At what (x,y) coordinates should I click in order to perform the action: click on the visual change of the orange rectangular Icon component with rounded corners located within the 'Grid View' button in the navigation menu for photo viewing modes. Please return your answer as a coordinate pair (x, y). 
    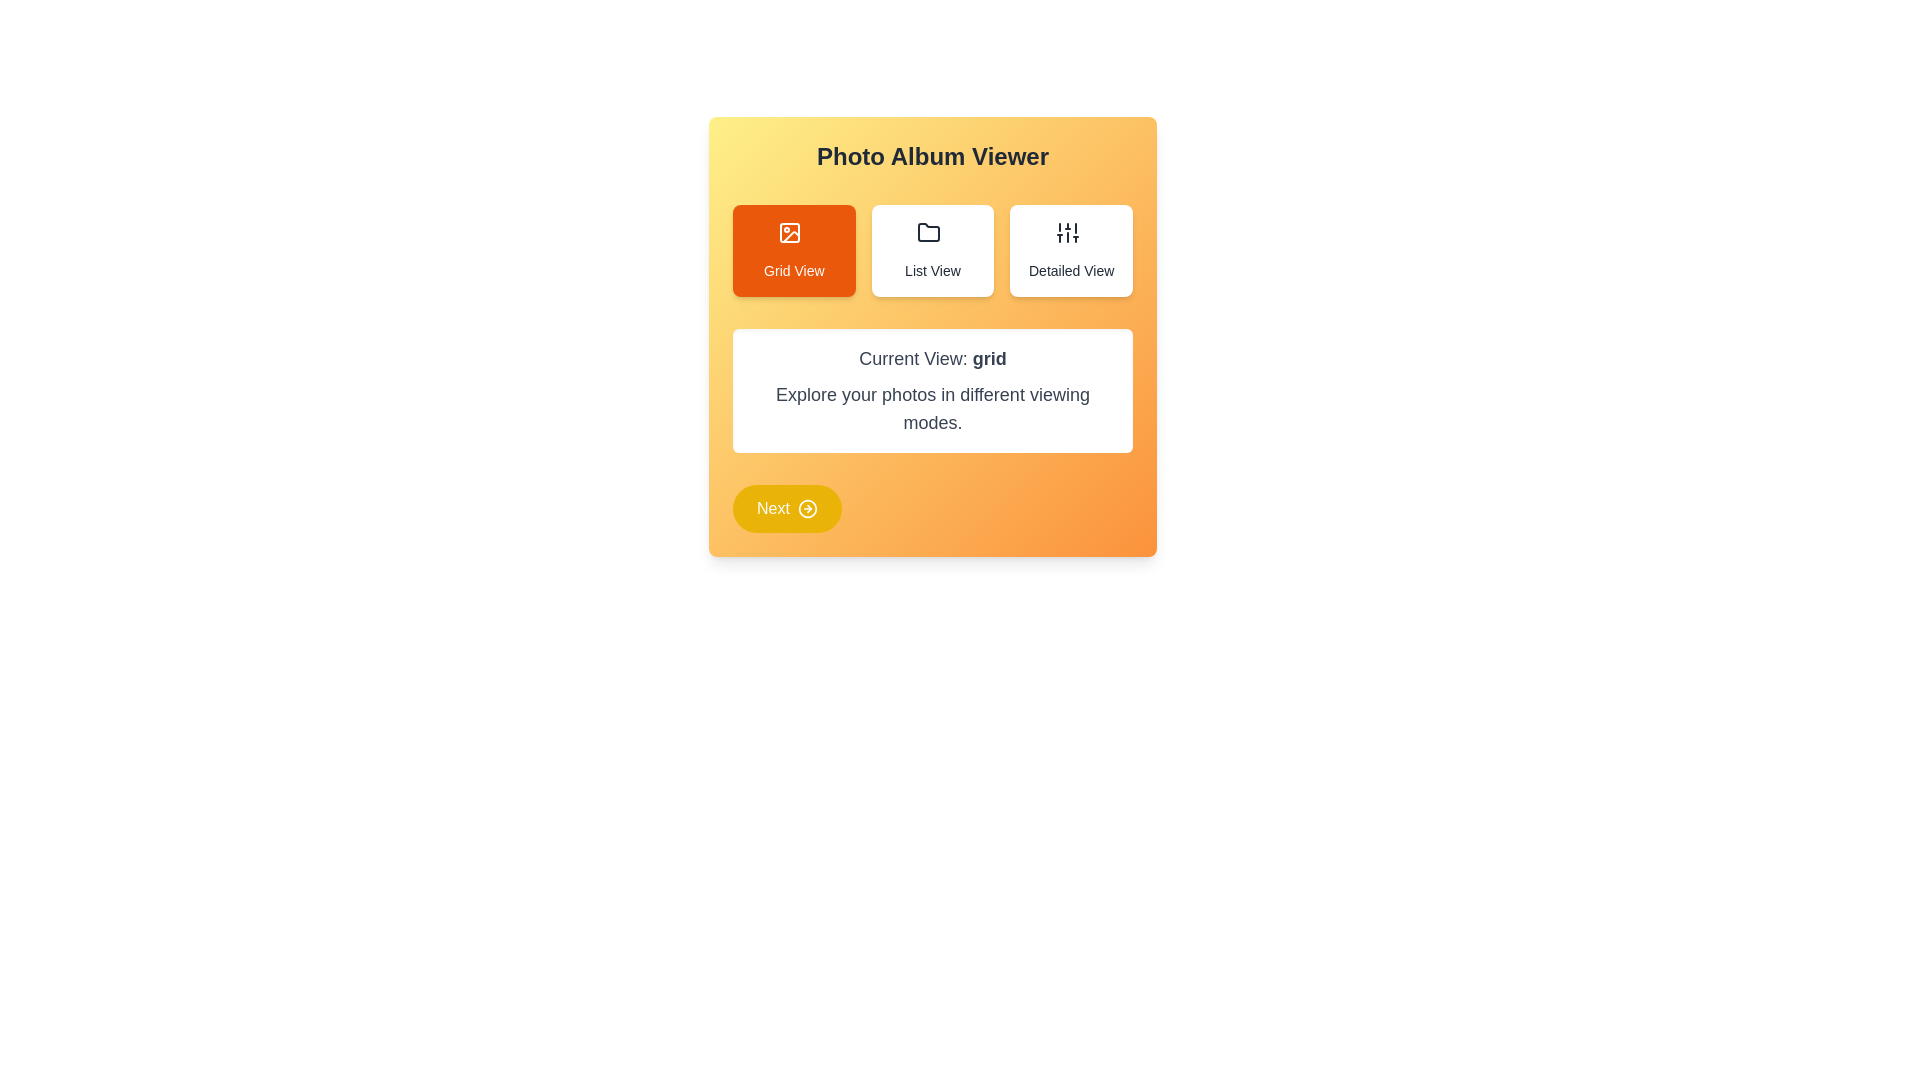
    Looking at the image, I should click on (789, 231).